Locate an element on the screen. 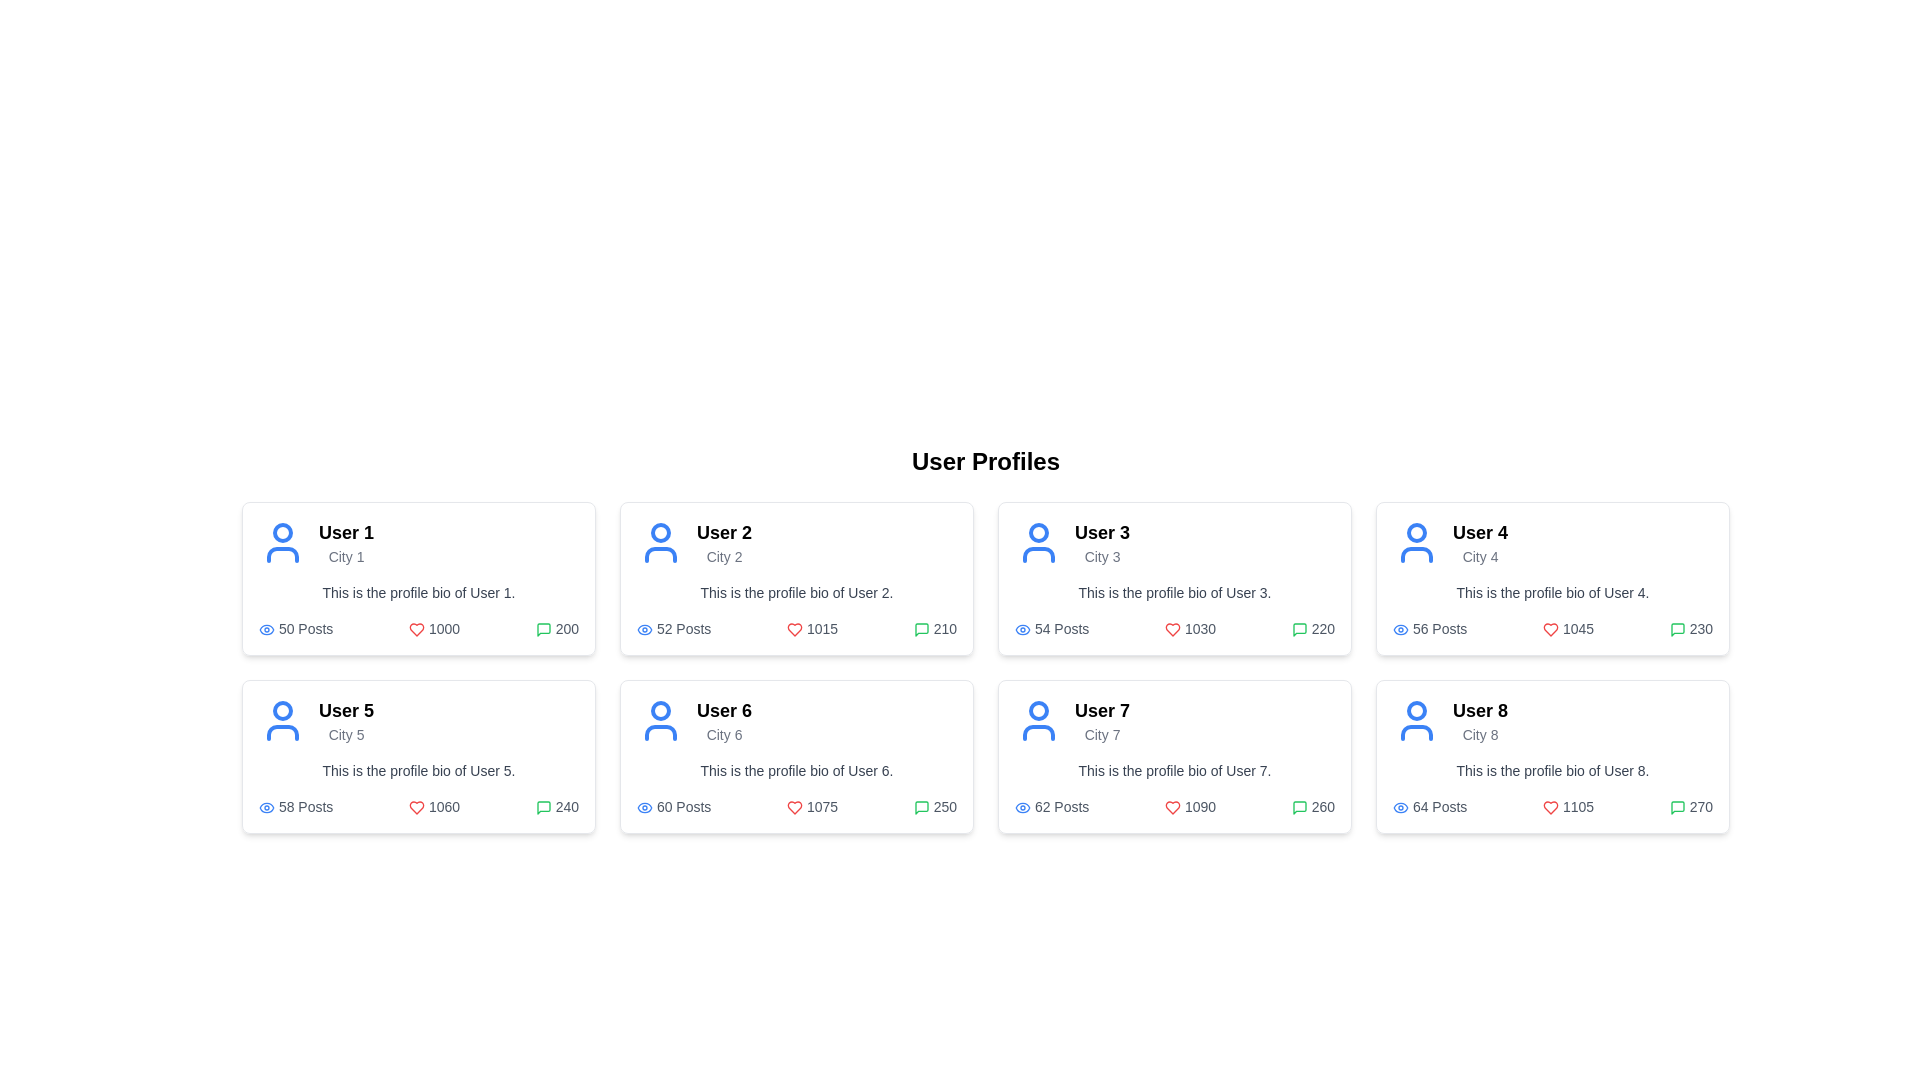 Image resolution: width=1920 pixels, height=1080 pixels. the text element showing '60 Posts' associated with User 6, which is located in the bottom-left corner of the card and is the first item in a horizontal group with a blue eye icon, to associate the visual information with the user's activity is located at coordinates (674, 805).